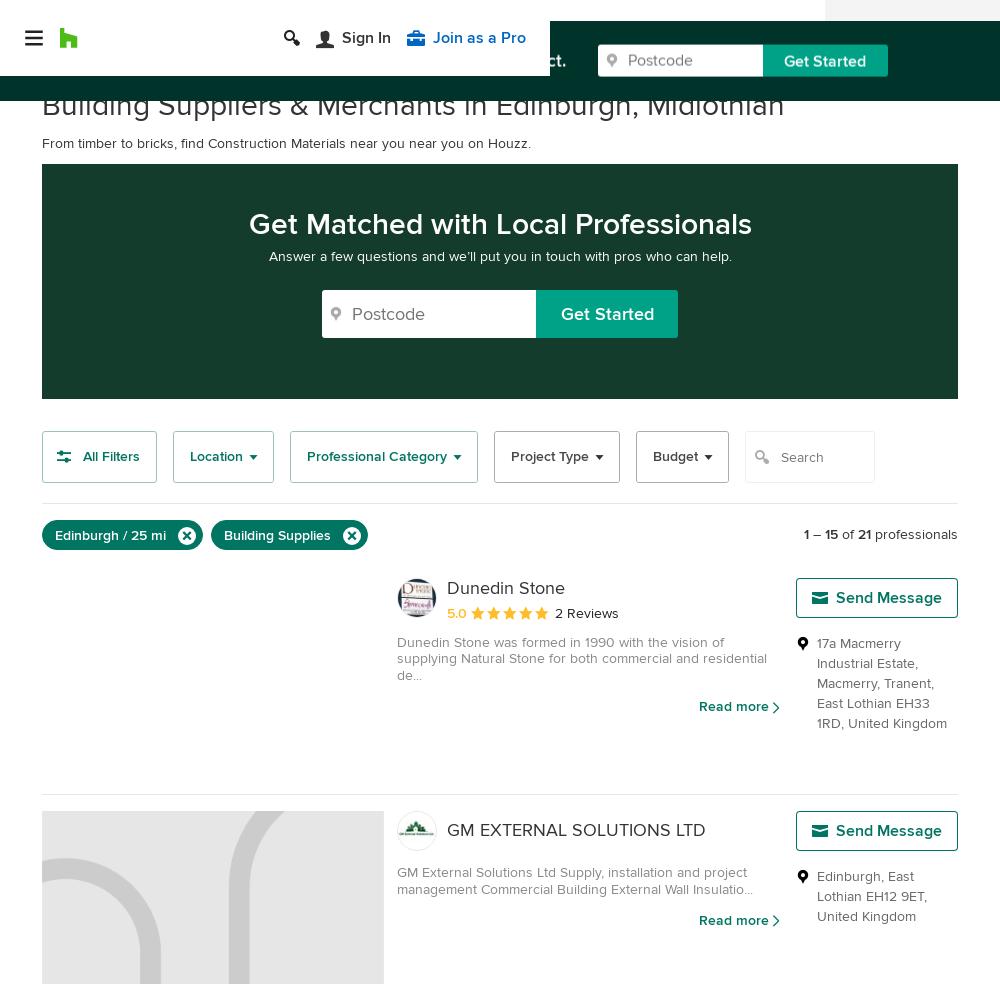 The image size is (1000, 984). Describe the element at coordinates (110, 456) in the screenshot. I see `'All Filters'` at that location.